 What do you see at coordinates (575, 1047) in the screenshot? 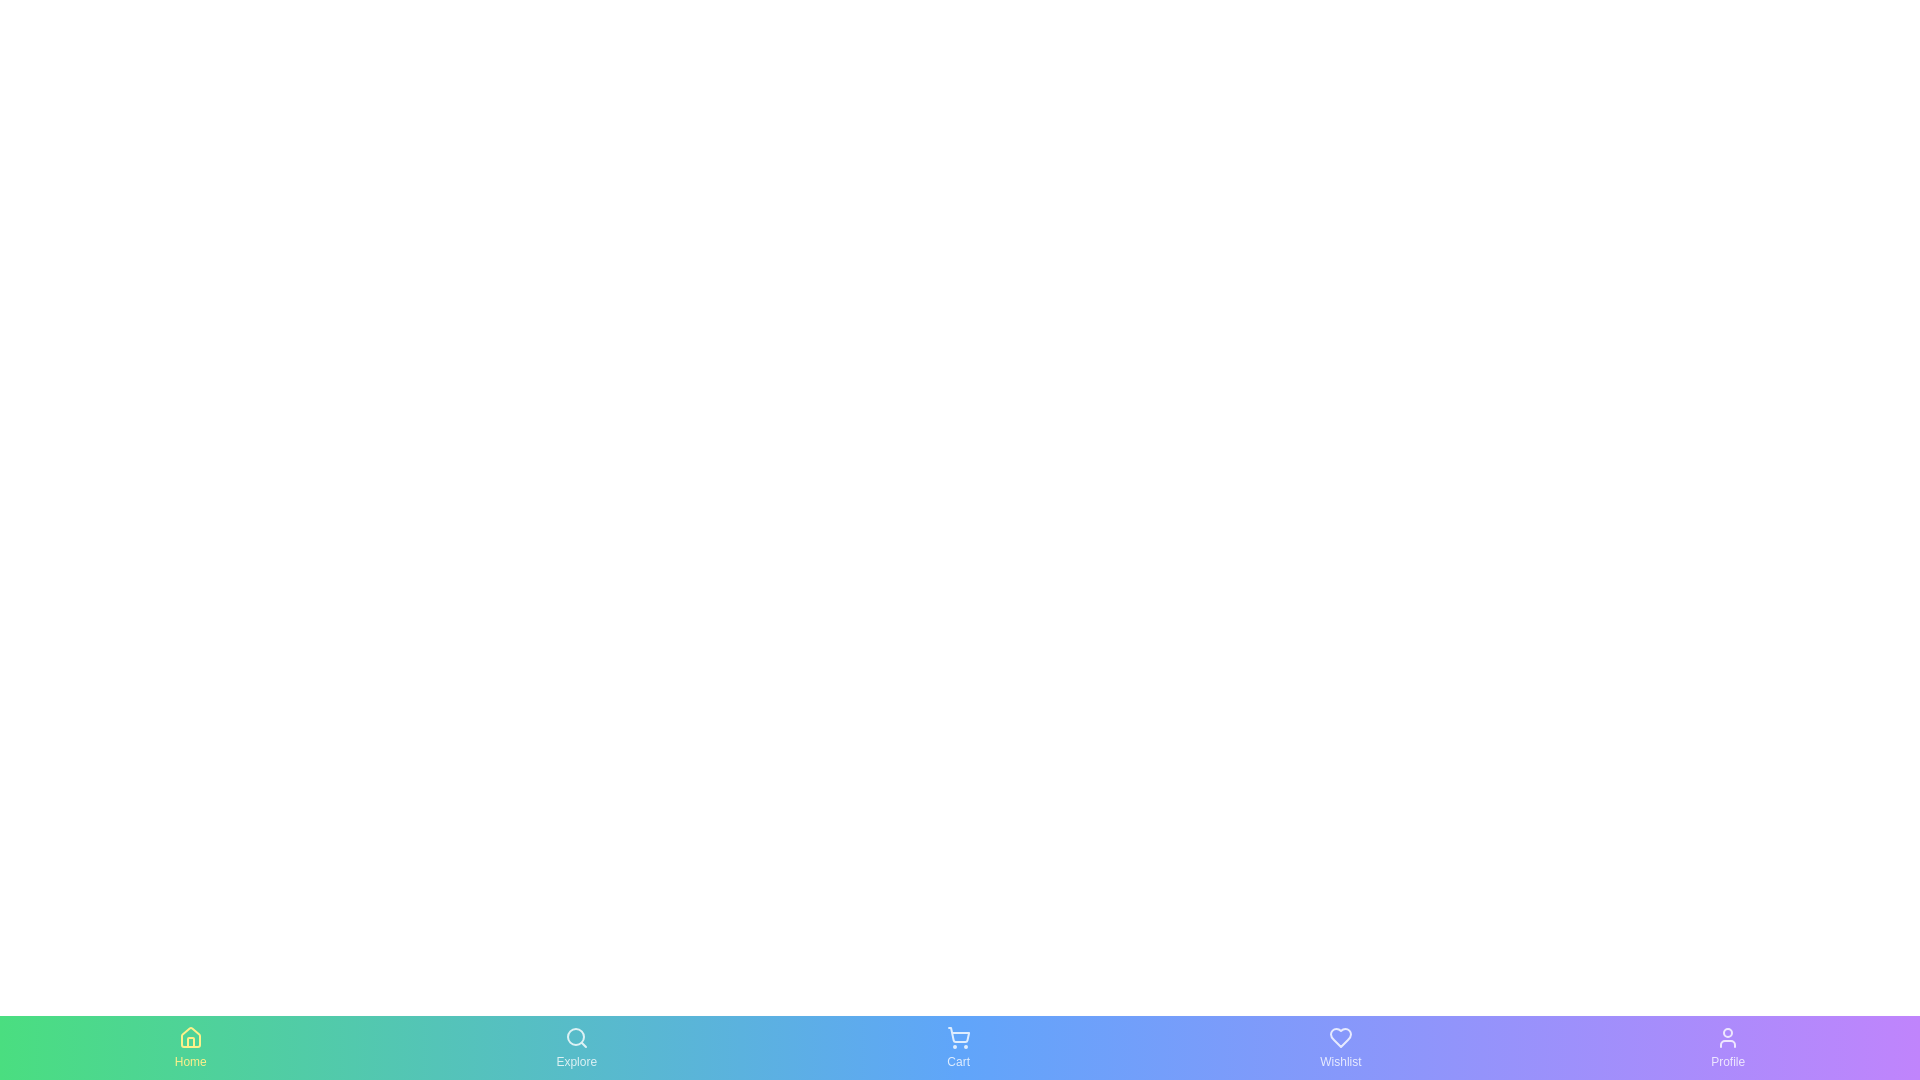
I see `the Explore tab by clicking on it` at bounding box center [575, 1047].